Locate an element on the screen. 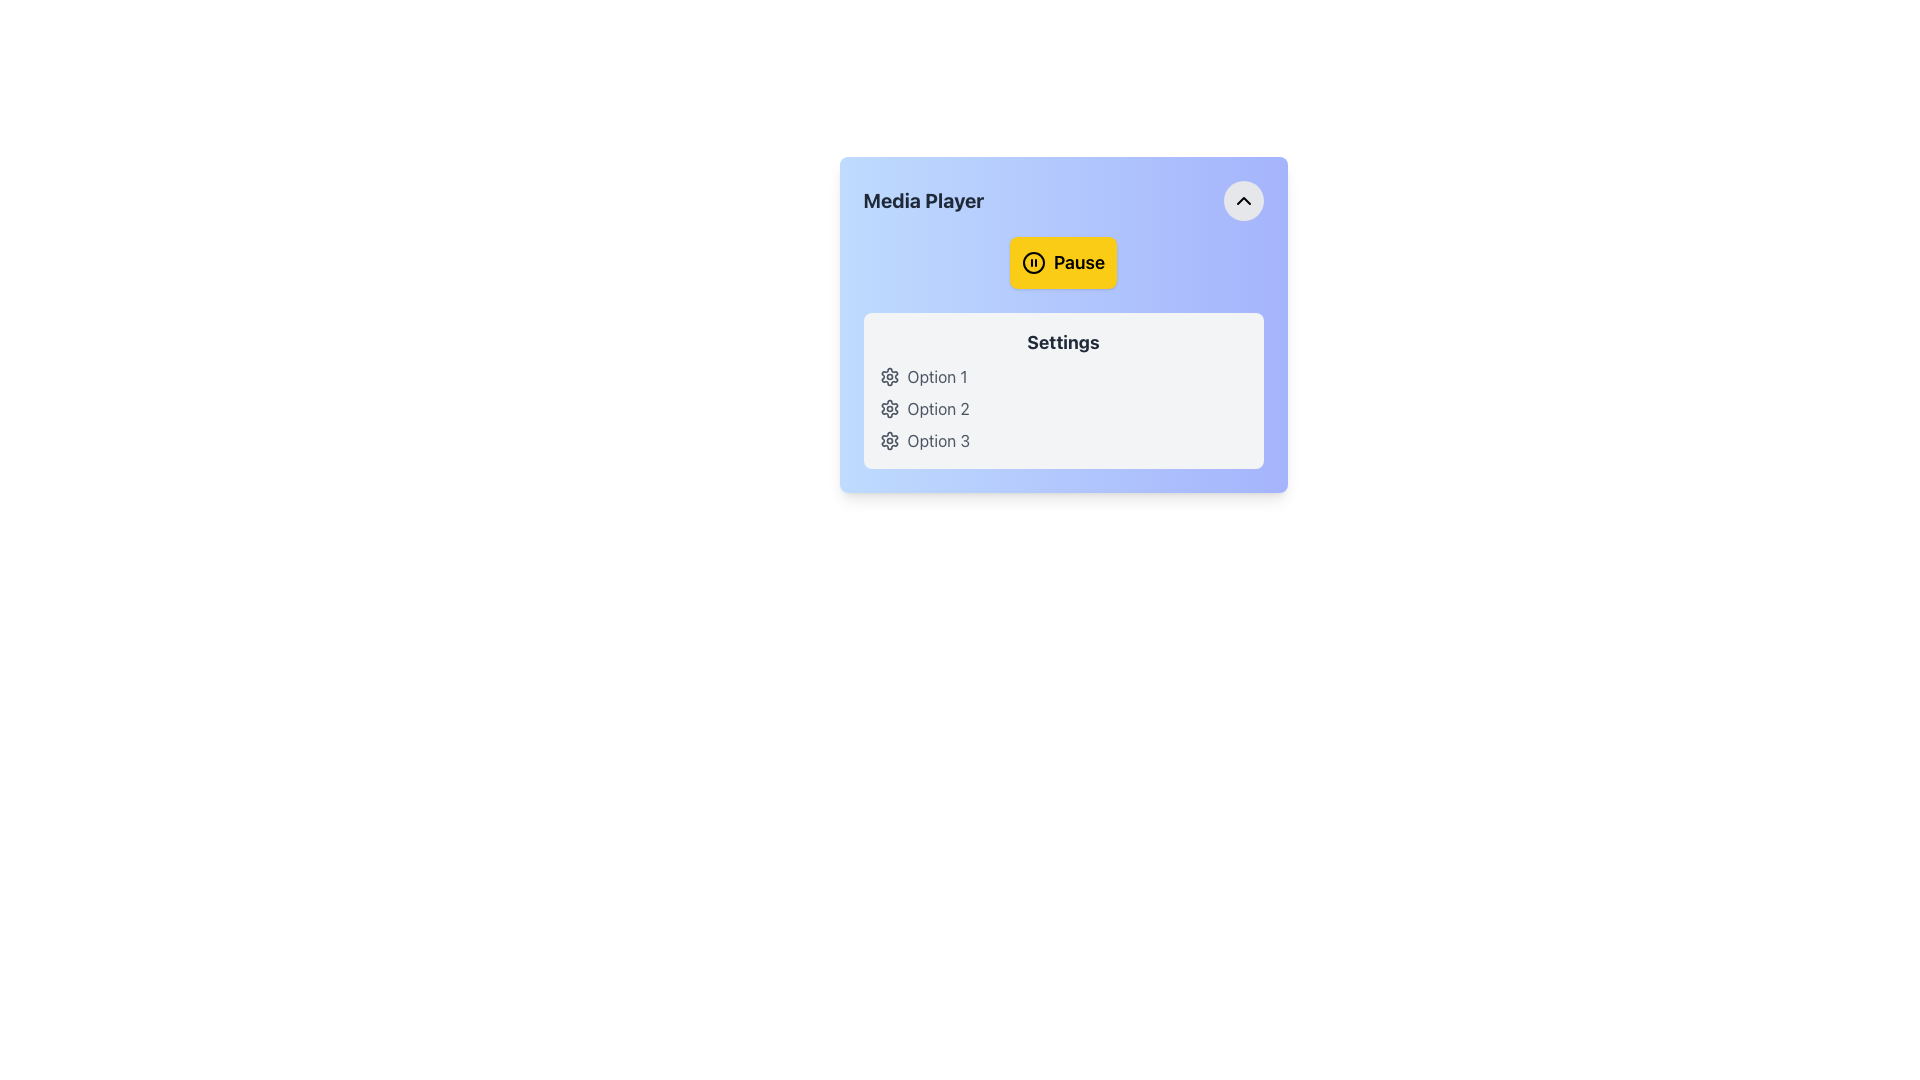  the circular gray button with an upward-pointing black chevron arrow located at the top-right corner of the 'Media Player' header section is located at coordinates (1242, 200).